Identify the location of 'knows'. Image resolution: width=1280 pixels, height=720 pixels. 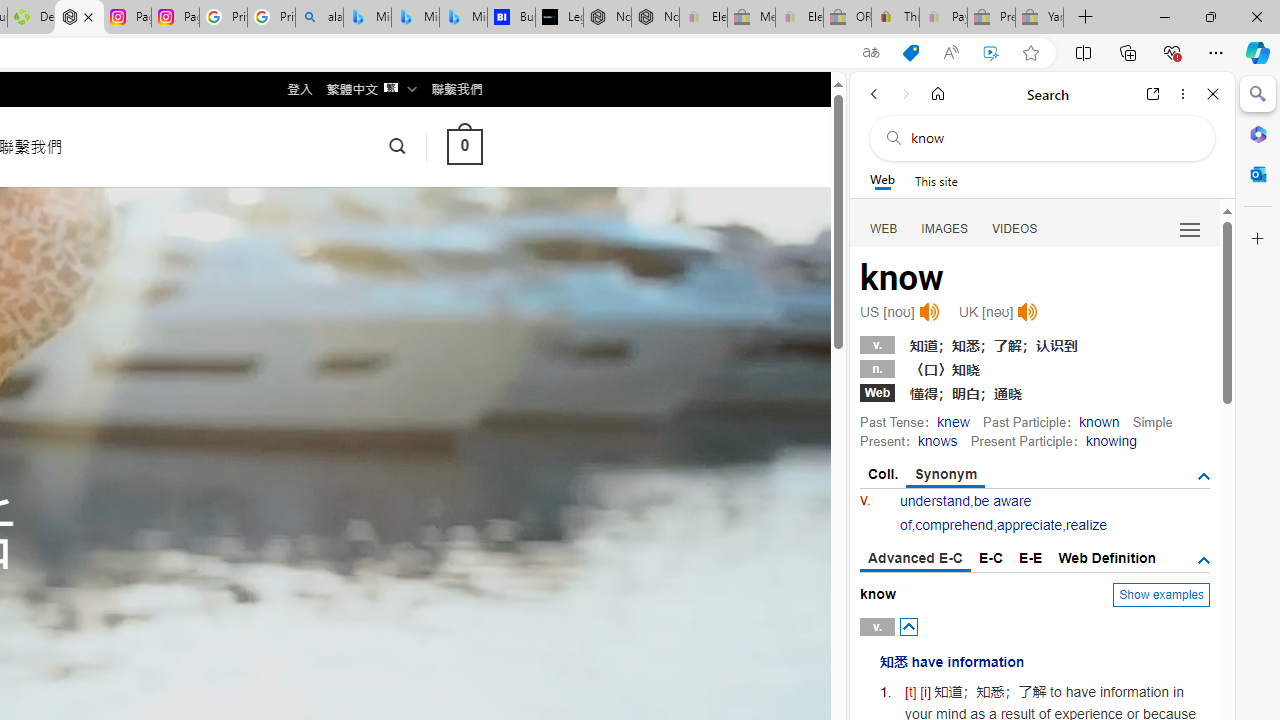
(935, 440).